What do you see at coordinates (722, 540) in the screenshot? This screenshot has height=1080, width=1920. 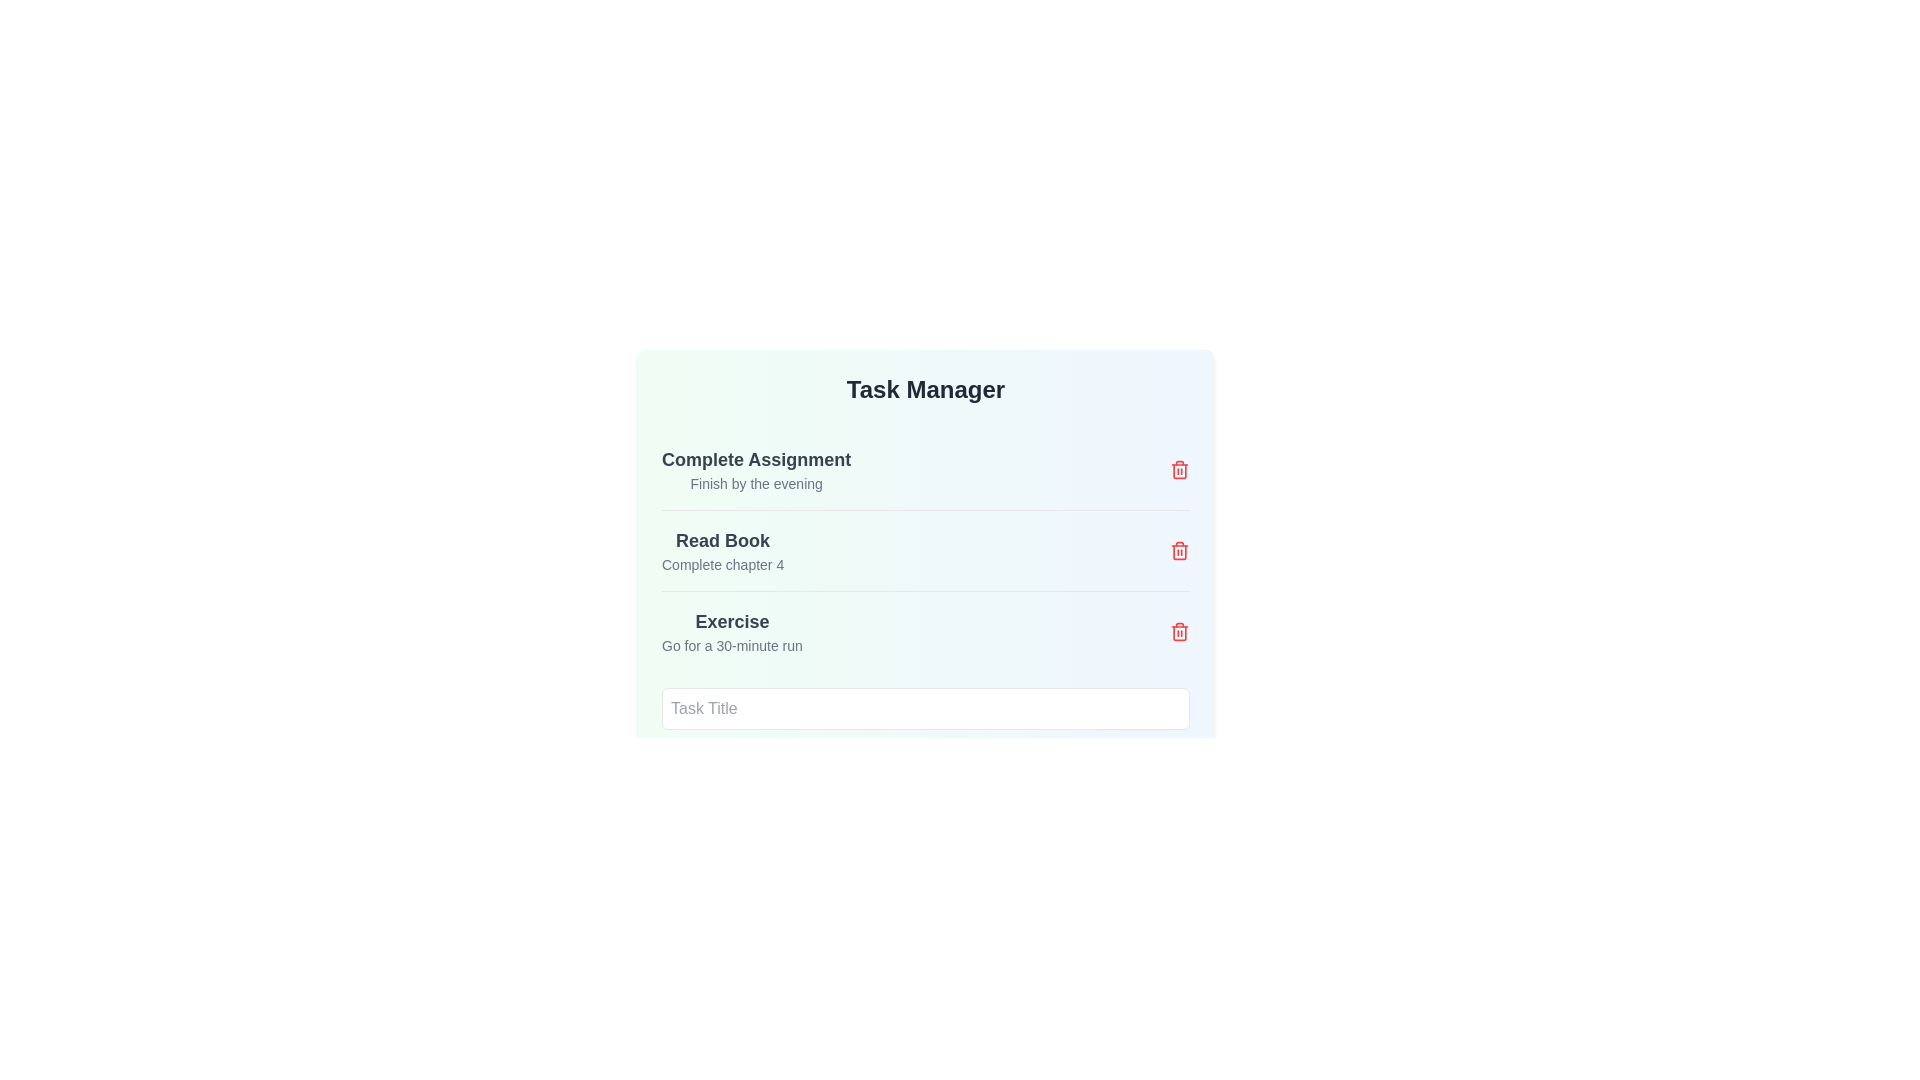 I see `text label titled 'Read Book' which is styled in bold and is located centrally within a list-like section, accompanied by the subtitle 'Complete chapter 4'` at bounding box center [722, 540].